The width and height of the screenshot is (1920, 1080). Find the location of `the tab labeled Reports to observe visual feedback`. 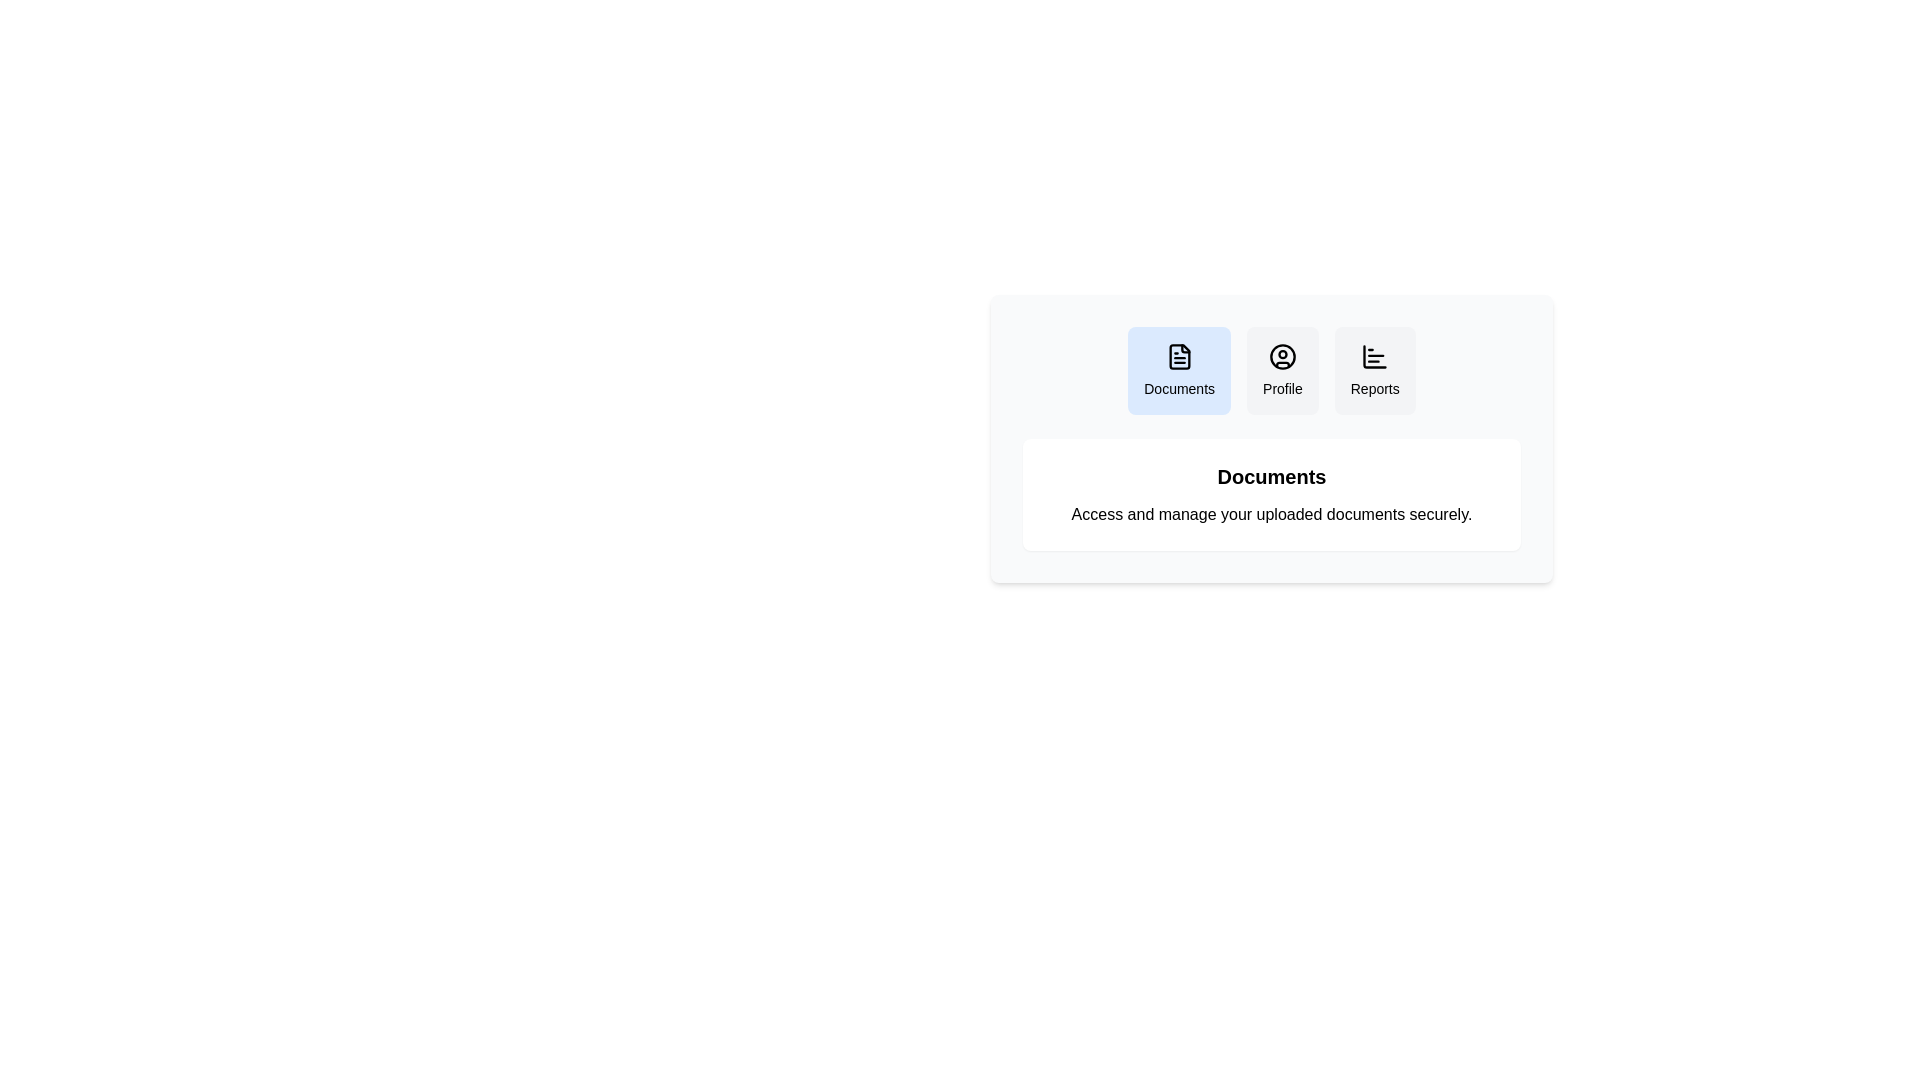

the tab labeled Reports to observe visual feedback is located at coordinates (1374, 370).